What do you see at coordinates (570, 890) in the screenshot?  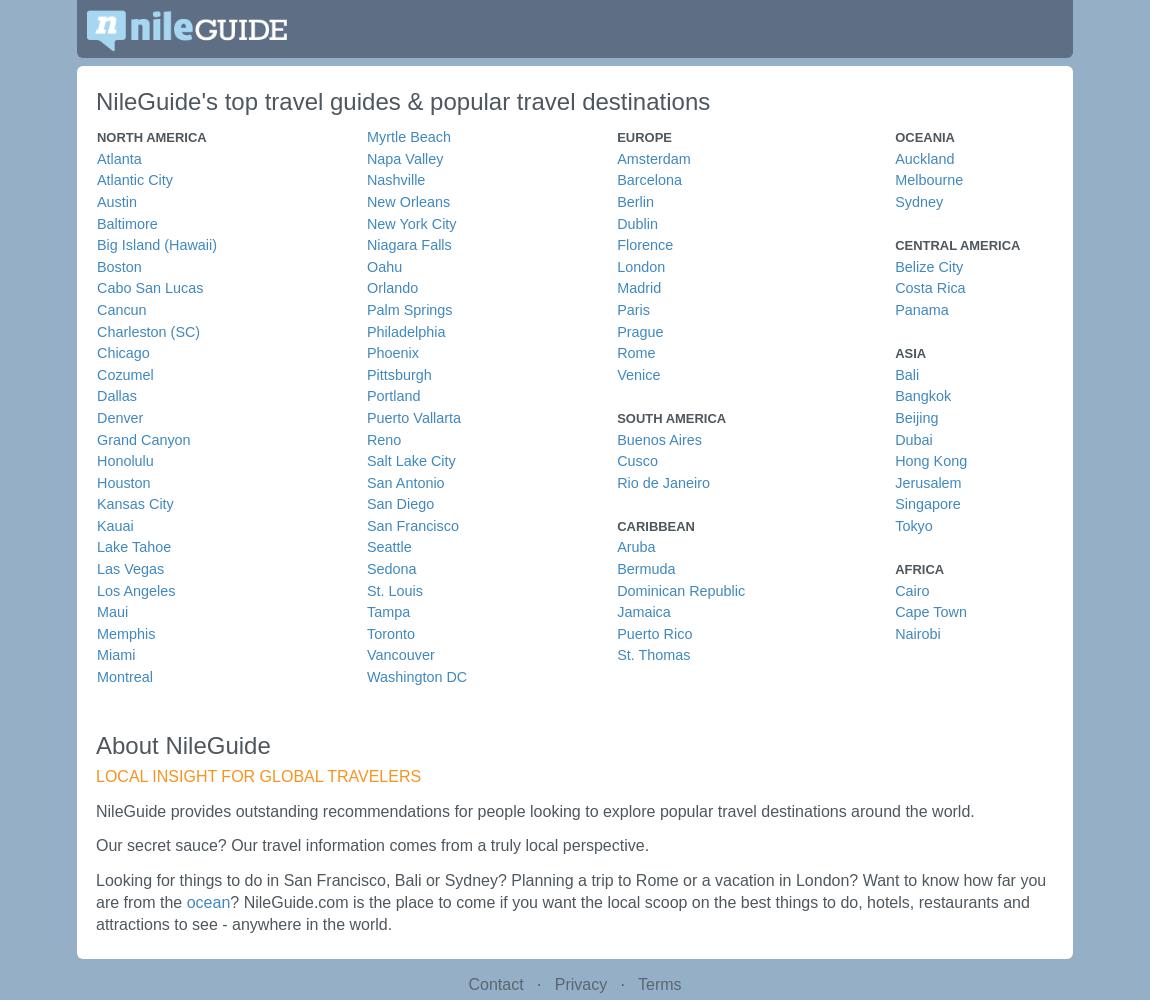 I see `'Looking for things to do in San Francisco, Bali or Sydney? Planning a trip to Rome or a vacation in London? Want to know how far you are from the'` at bounding box center [570, 890].